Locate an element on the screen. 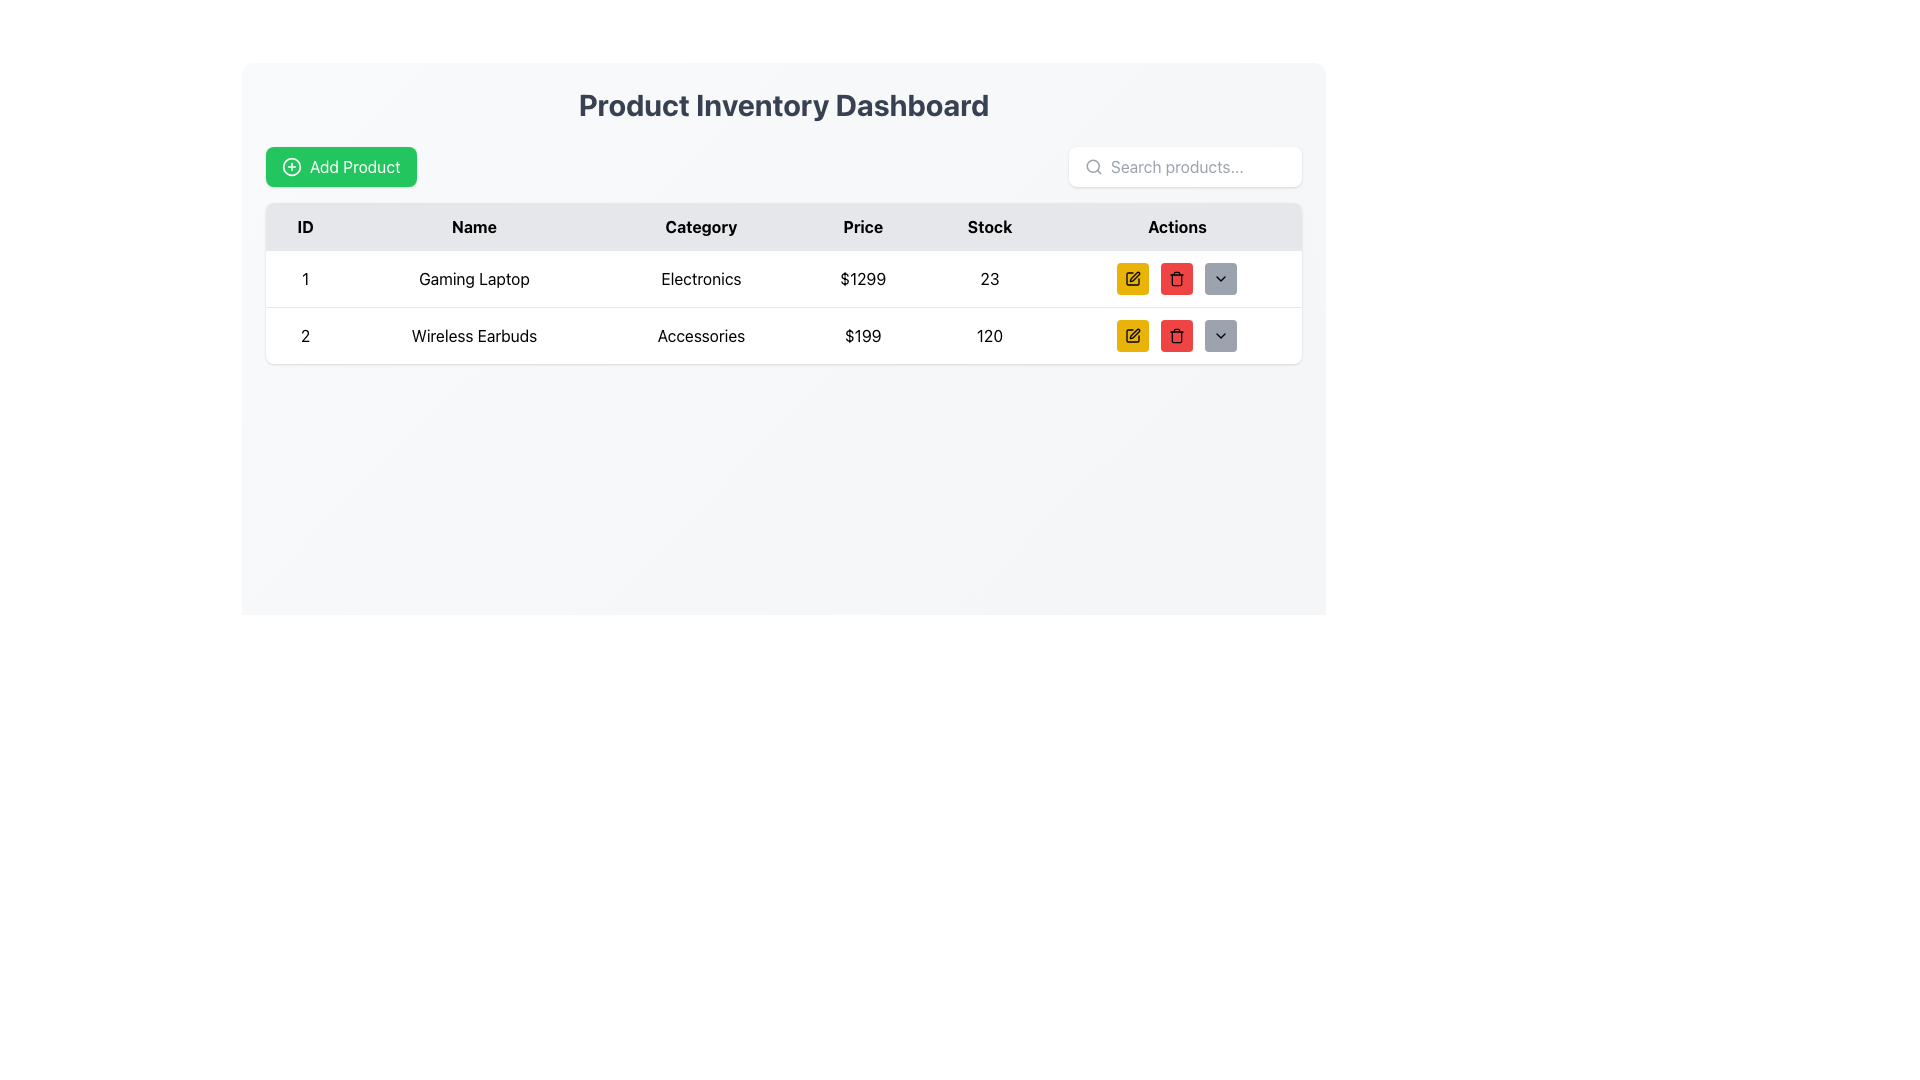 The height and width of the screenshot is (1080, 1920). the price display for the 'Gaming Laptop' located in the fourth column of the first row of the table under the 'Price' header is located at coordinates (863, 279).